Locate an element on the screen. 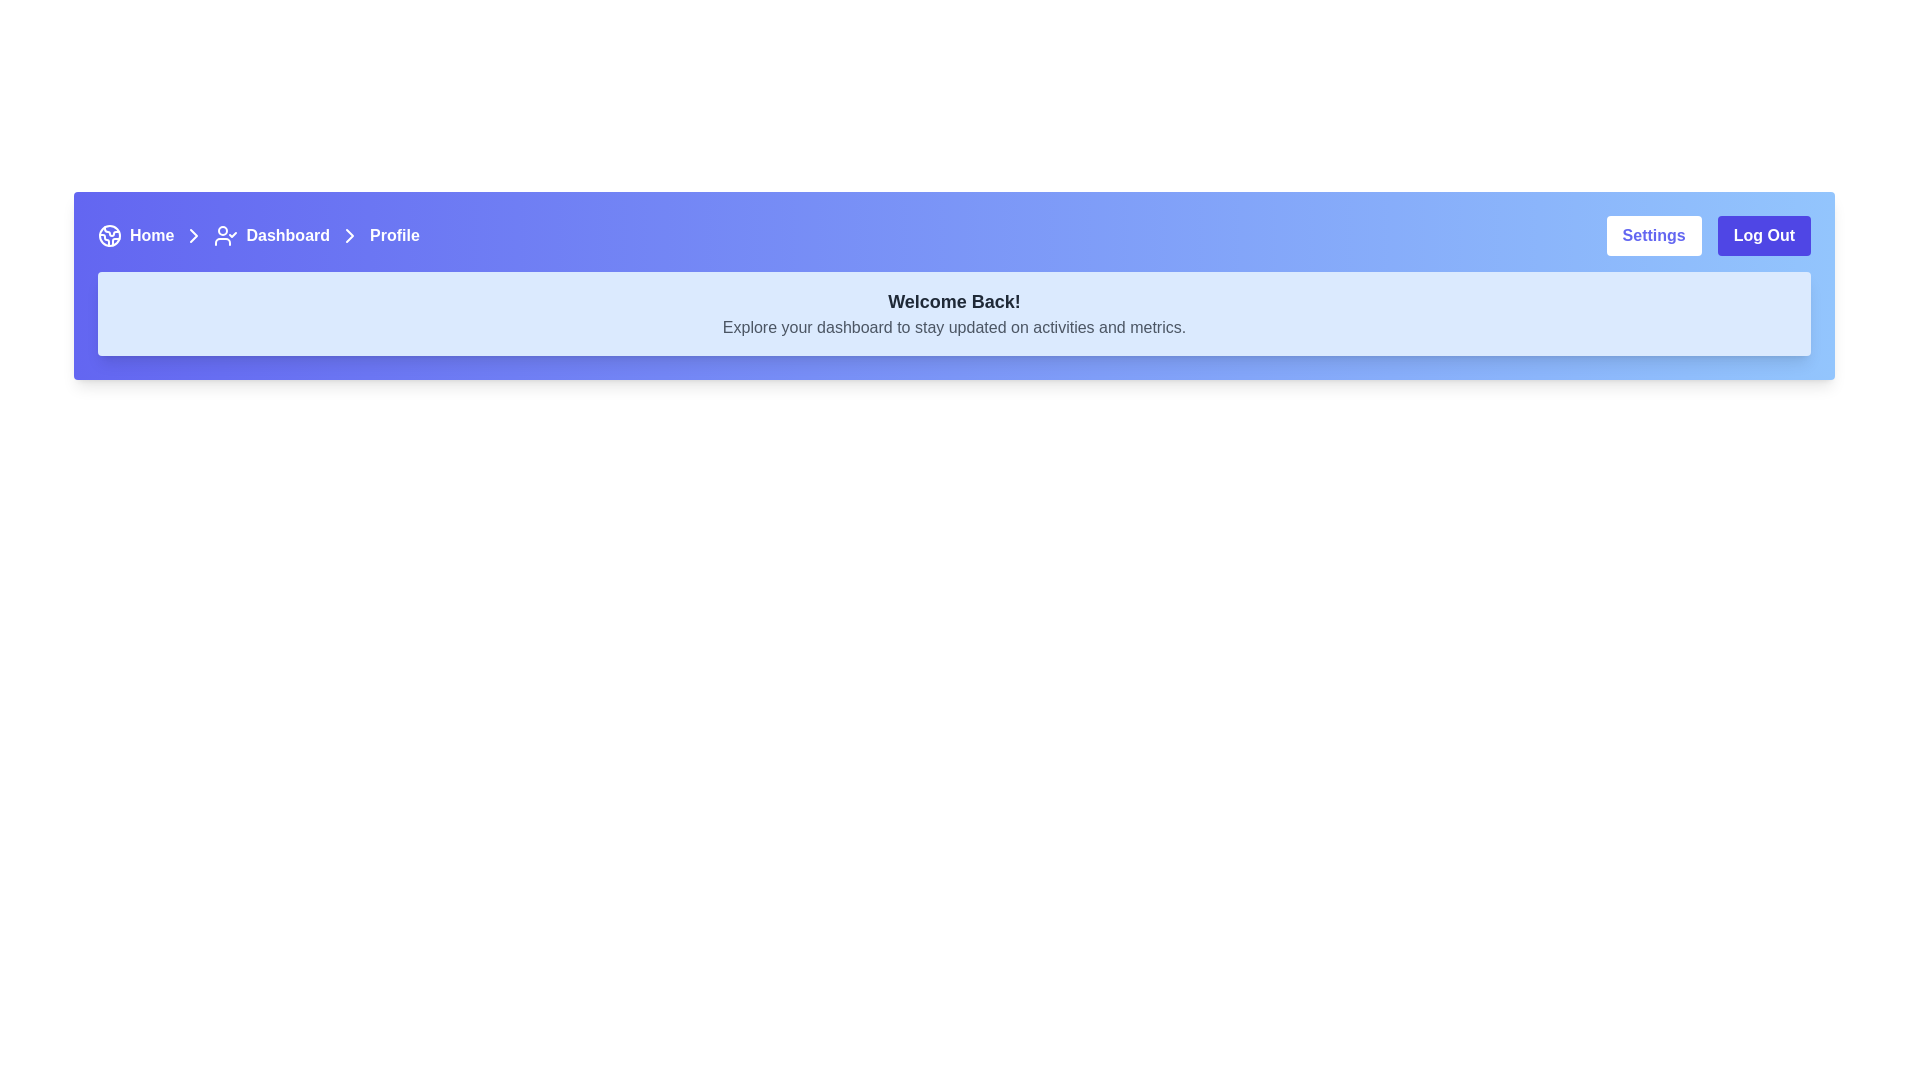 This screenshot has width=1920, height=1080. the visual separator icon in the breadcrumb navigation bar, located between 'Dashboard' and 'Profile' is located at coordinates (350, 234).